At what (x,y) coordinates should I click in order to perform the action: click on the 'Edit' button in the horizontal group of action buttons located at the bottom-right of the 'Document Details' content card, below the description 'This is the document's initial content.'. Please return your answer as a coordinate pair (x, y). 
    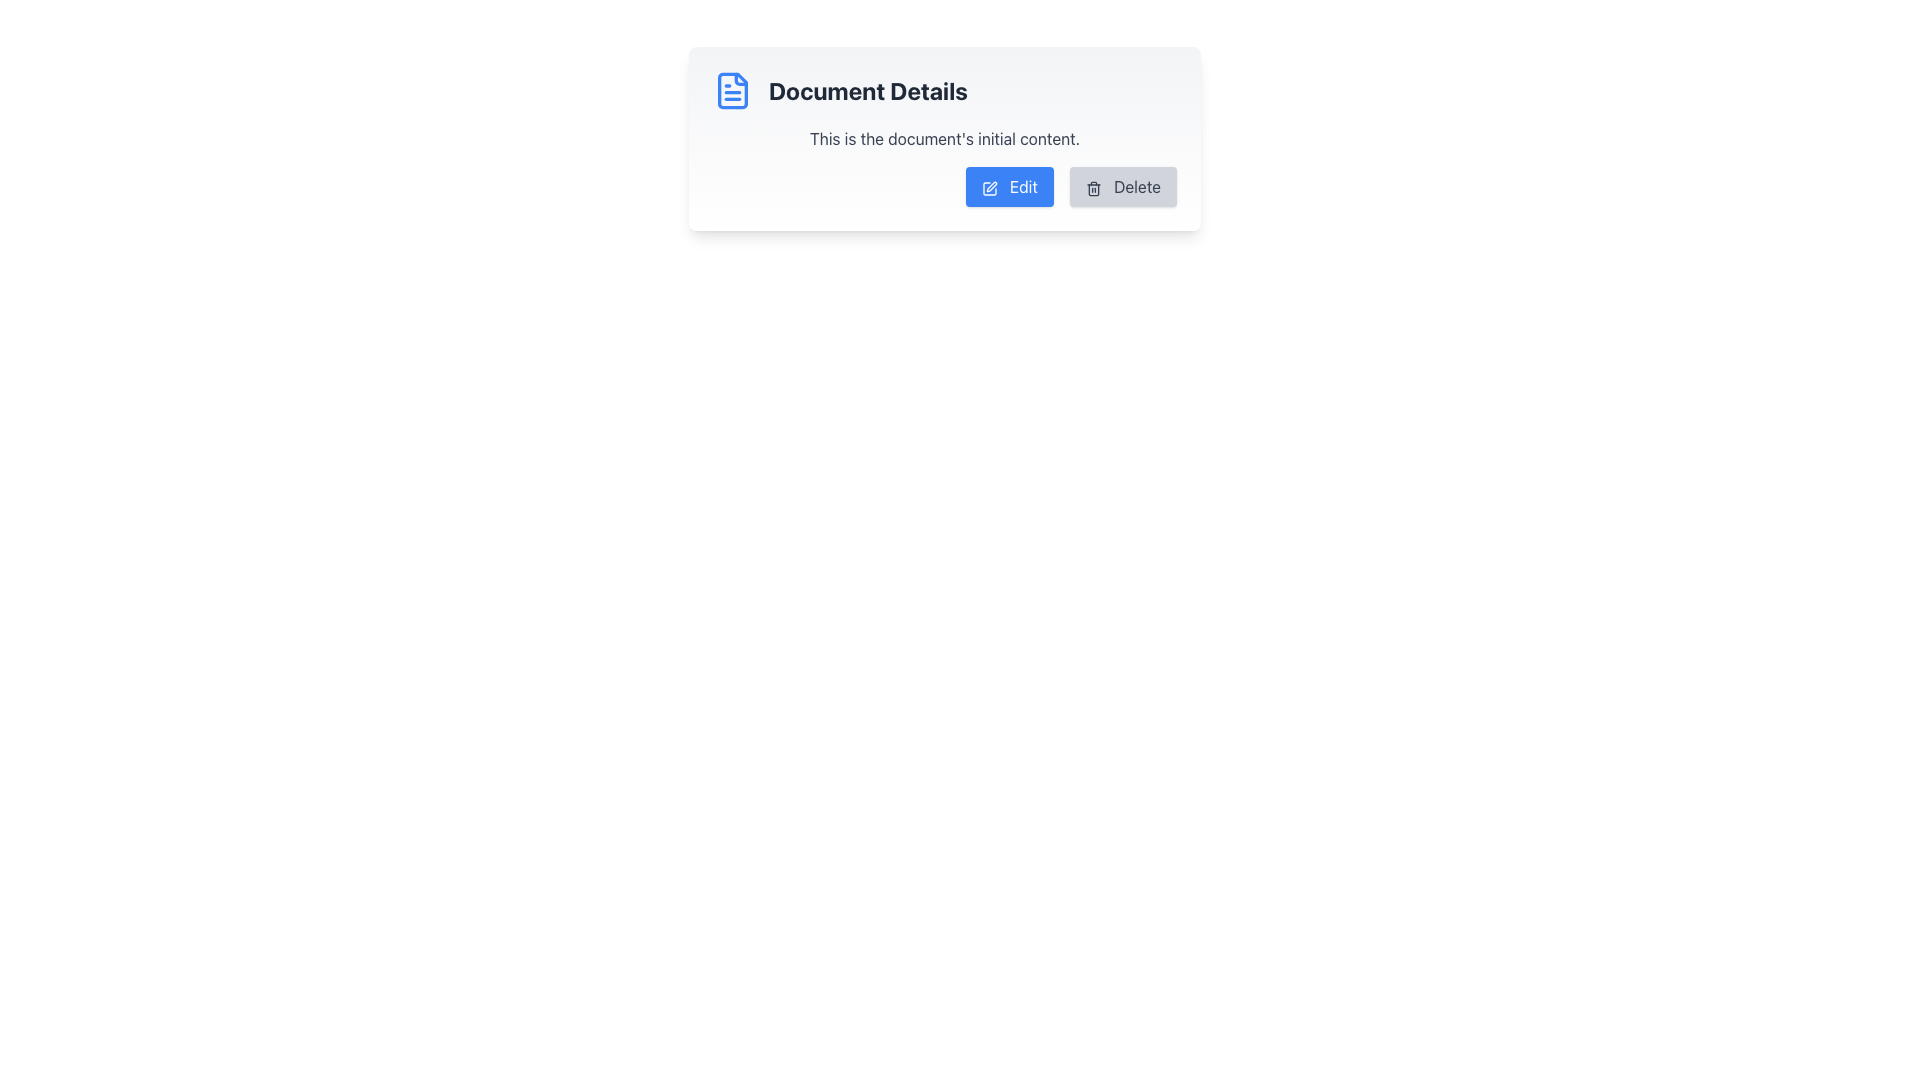
    Looking at the image, I should click on (944, 186).